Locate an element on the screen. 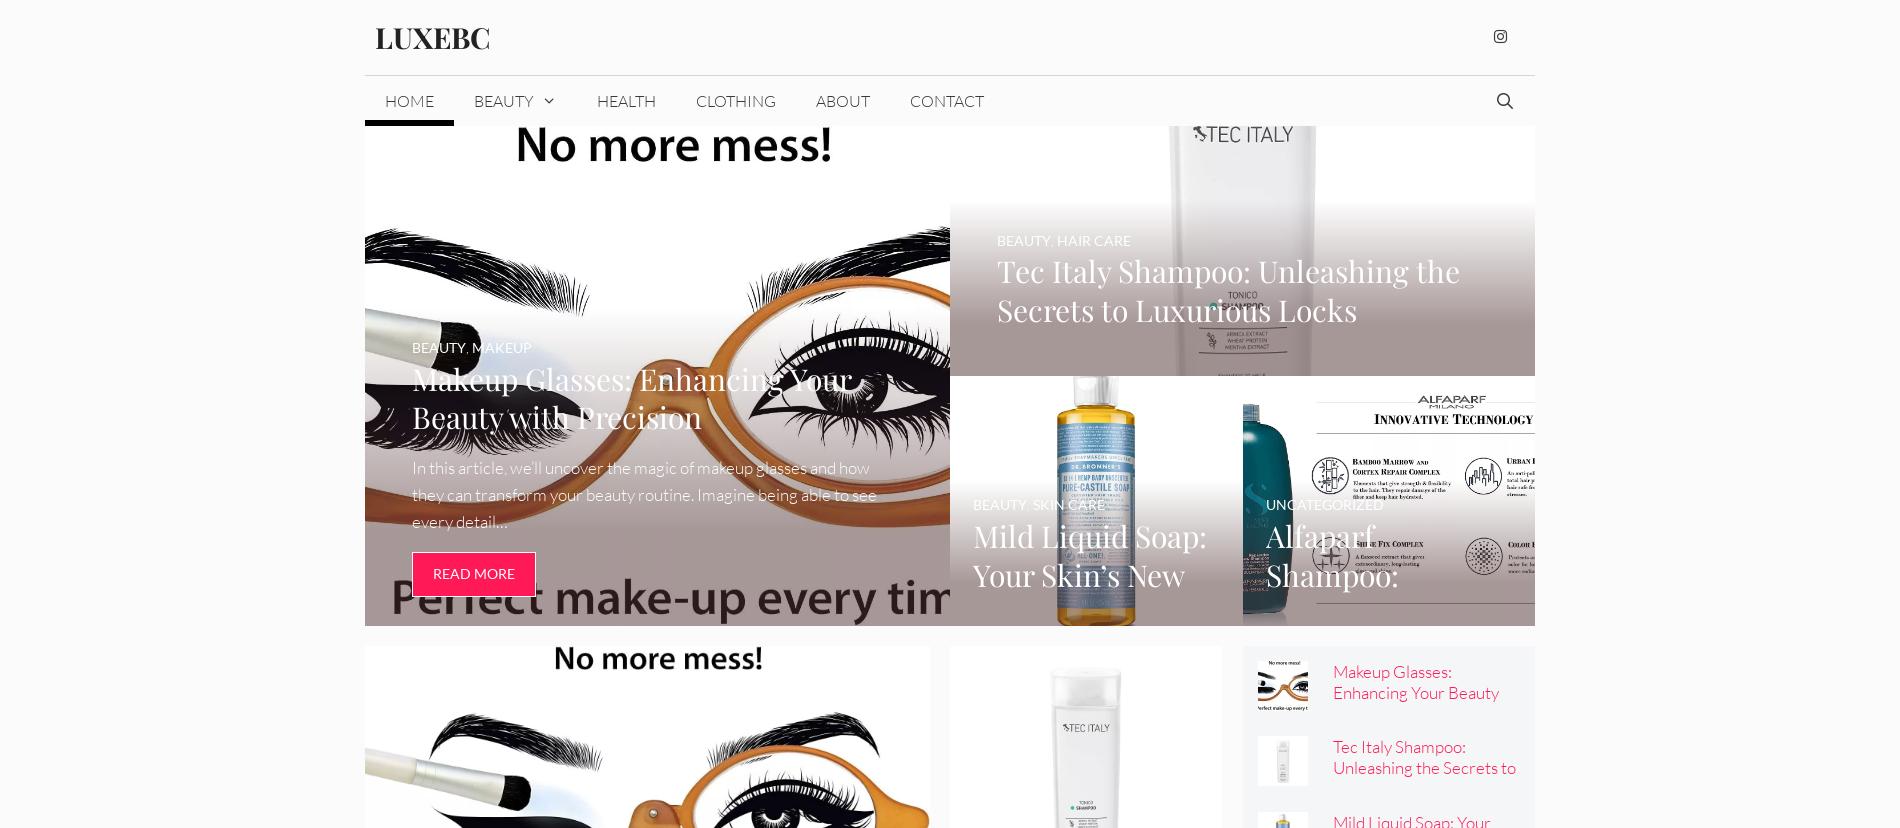  'In this article, we’ll uncover the magic of makeup glasses and how they can transform your beauty routine. Imagine being able to see every detail…' is located at coordinates (643, 493).